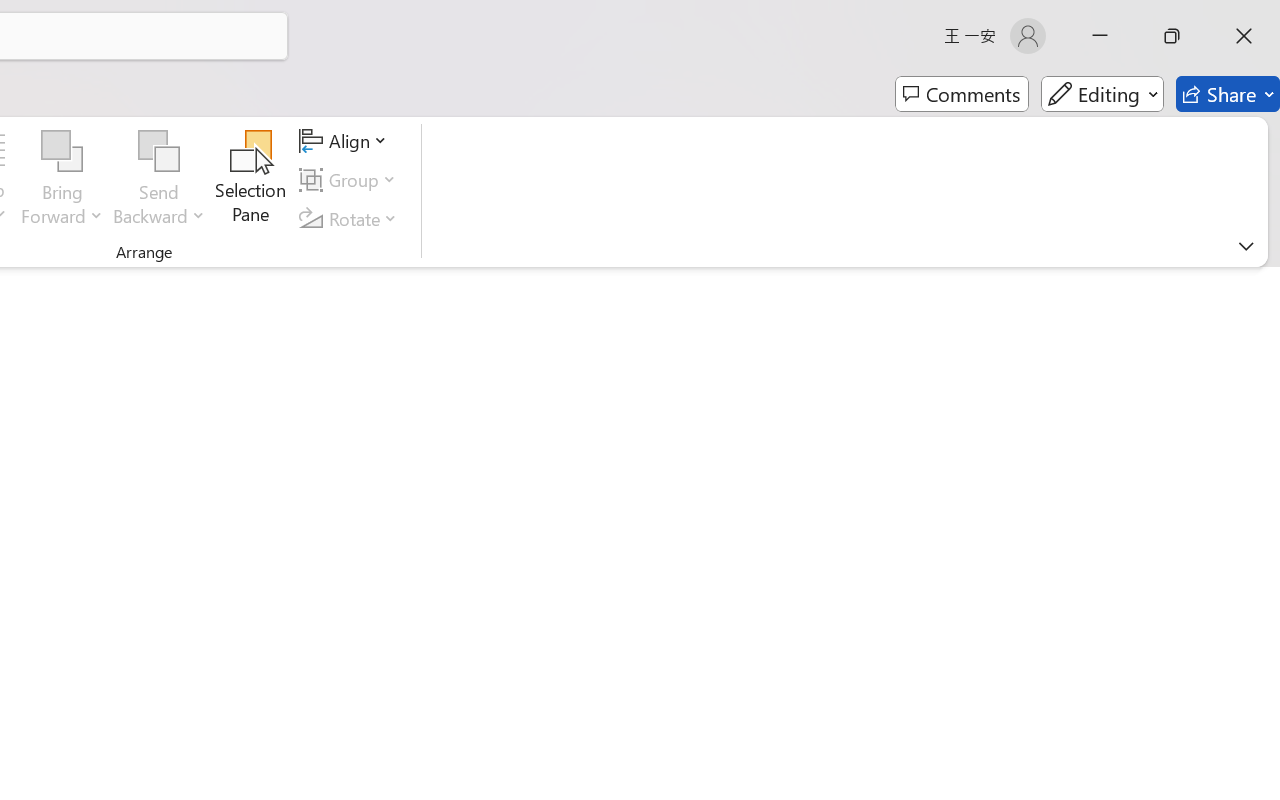 The height and width of the screenshot is (800, 1280). I want to click on 'Align', so click(346, 141).